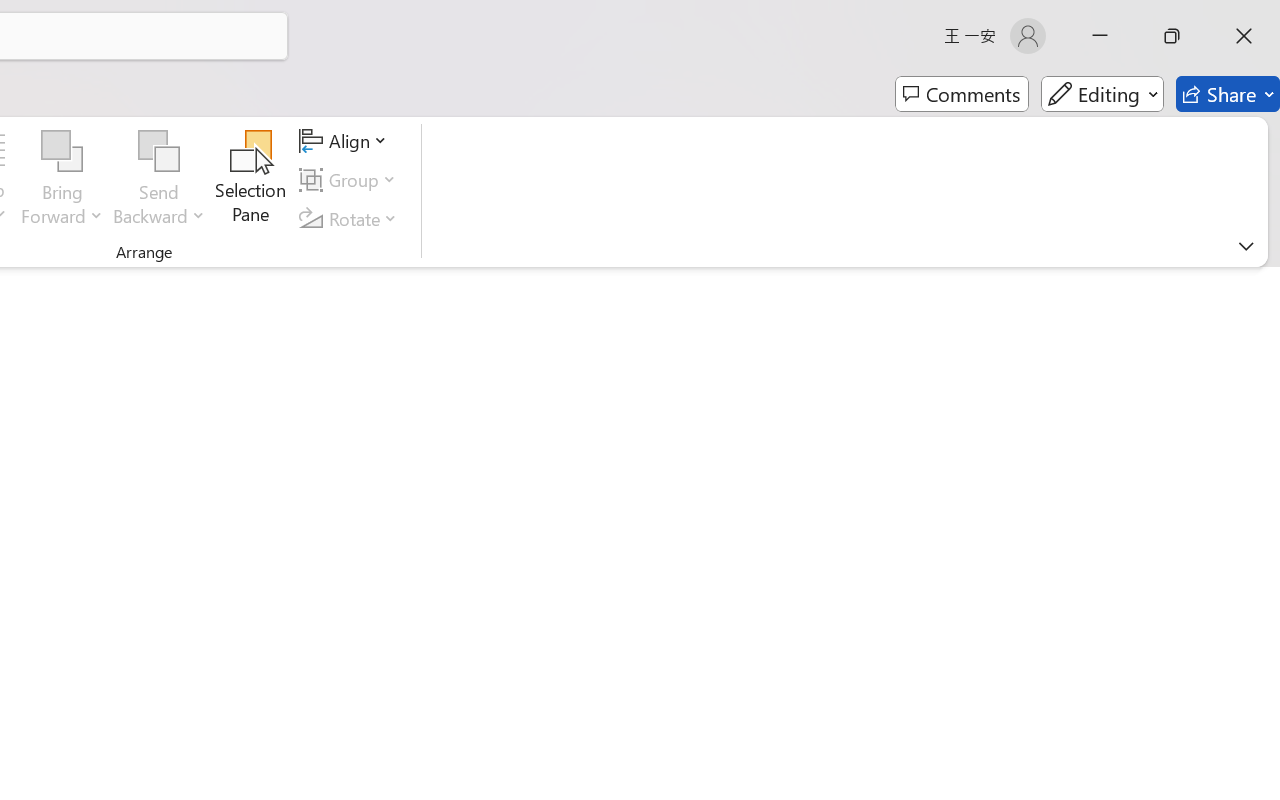 The height and width of the screenshot is (800, 1280). I want to click on 'Align', so click(346, 141).